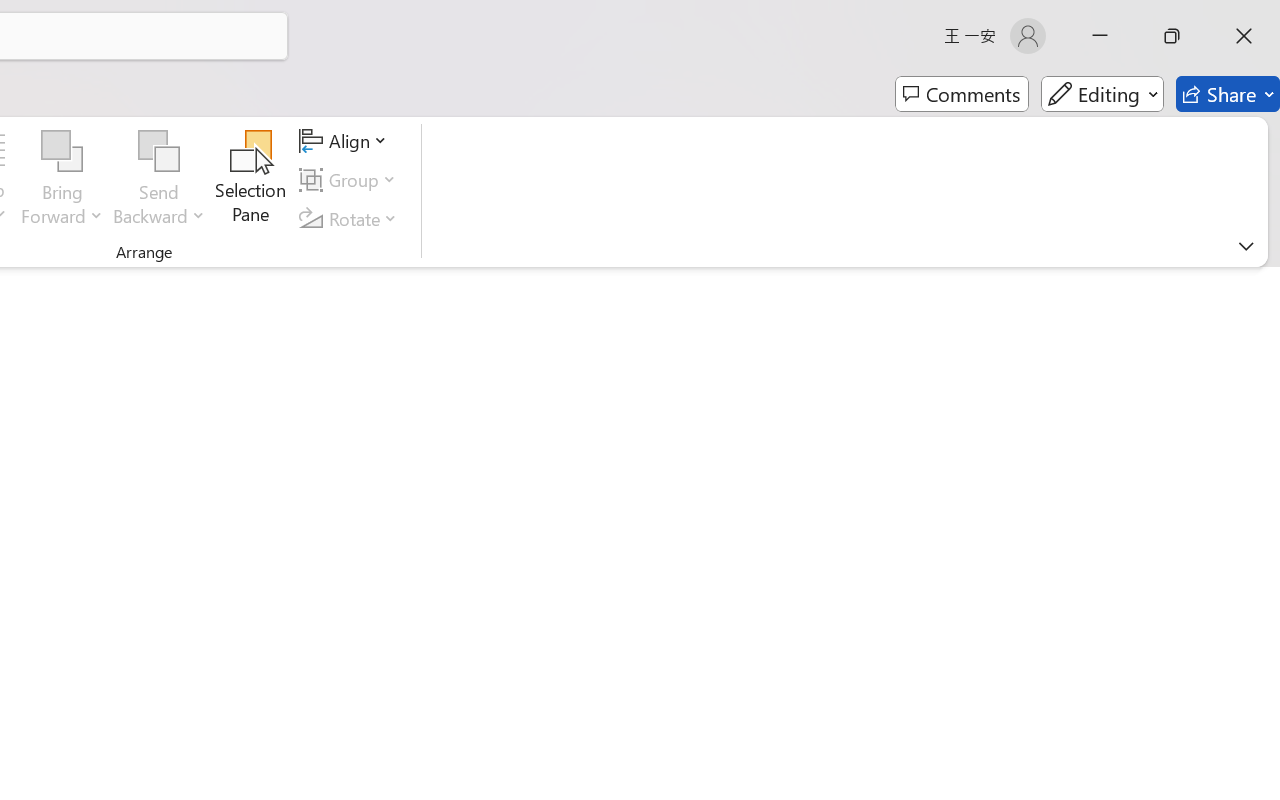 The height and width of the screenshot is (800, 1280). I want to click on 'Align', so click(346, 141).